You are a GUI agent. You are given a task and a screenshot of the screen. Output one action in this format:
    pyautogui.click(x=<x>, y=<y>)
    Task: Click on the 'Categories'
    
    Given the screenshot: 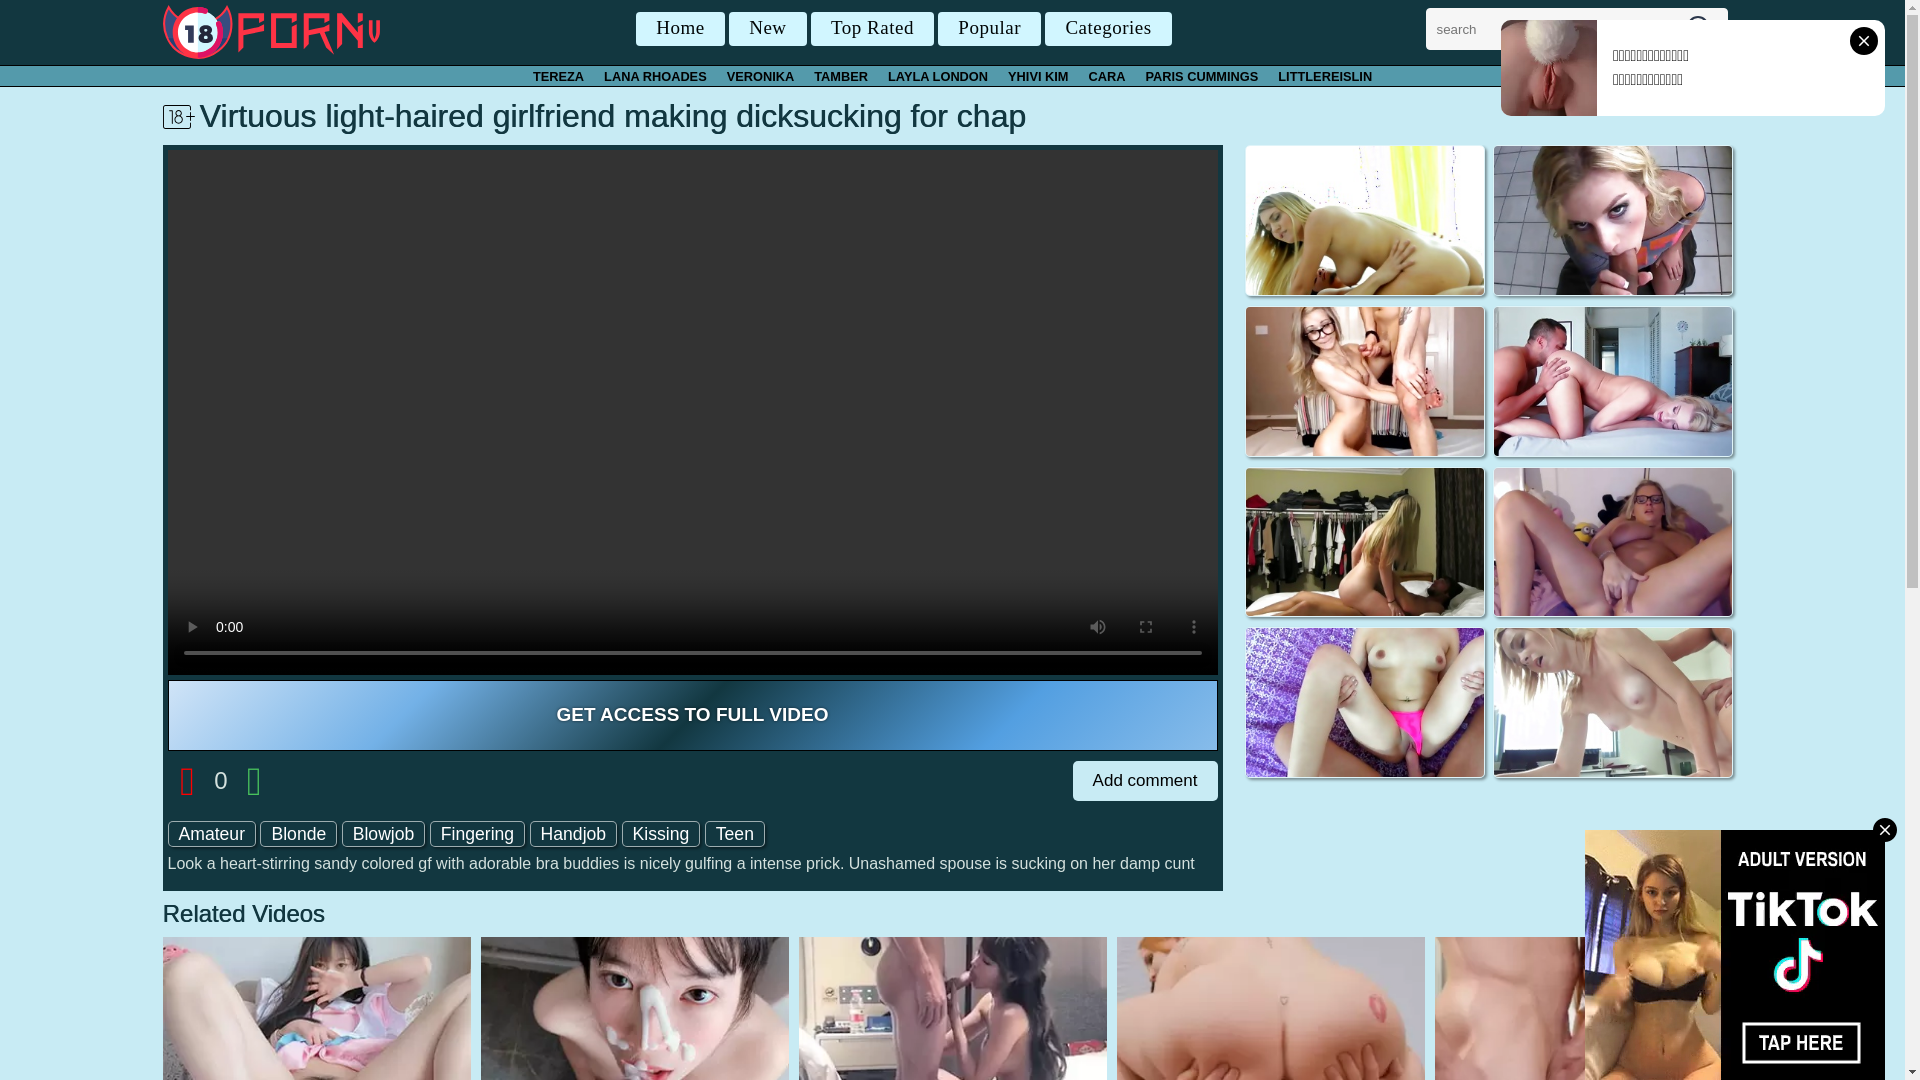 What is the action you would take?
    pyautogui.click(x=1107, y=29)
    